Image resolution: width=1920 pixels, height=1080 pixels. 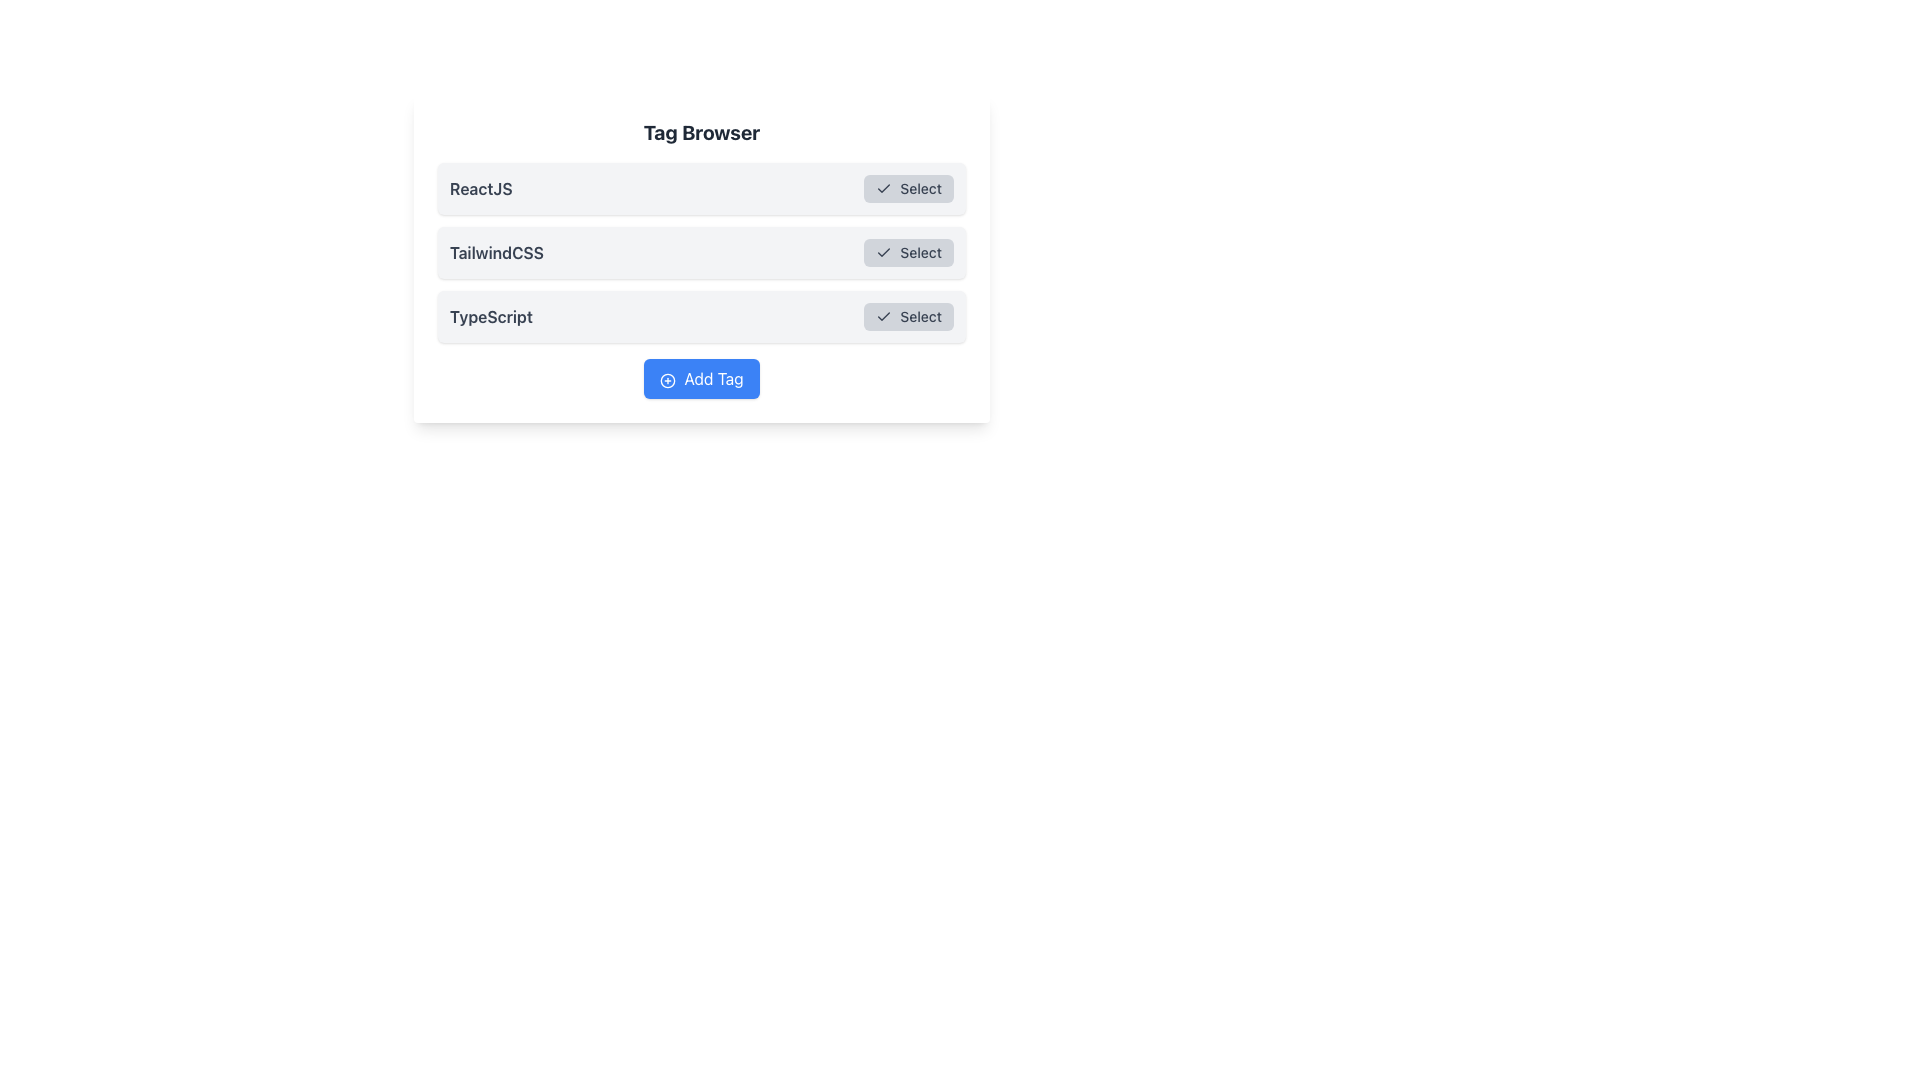 What do you see at coordinates (908, 315) in the screenshot?
I see `the 'Select' button with a checkmark icon located in the 'TypeScript' section` at bounding box center [908, 315].